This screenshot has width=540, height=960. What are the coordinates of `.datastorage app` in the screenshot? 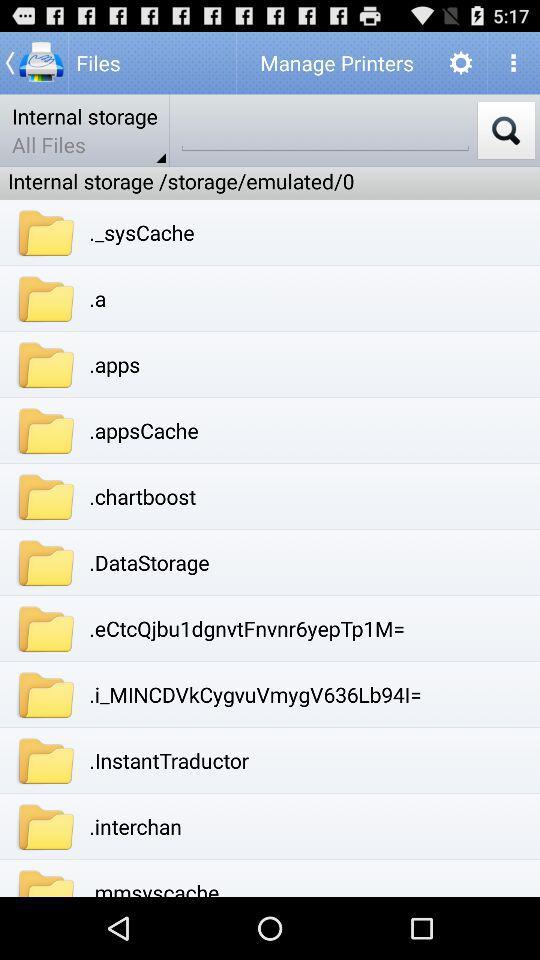 It's located at (148, 562).